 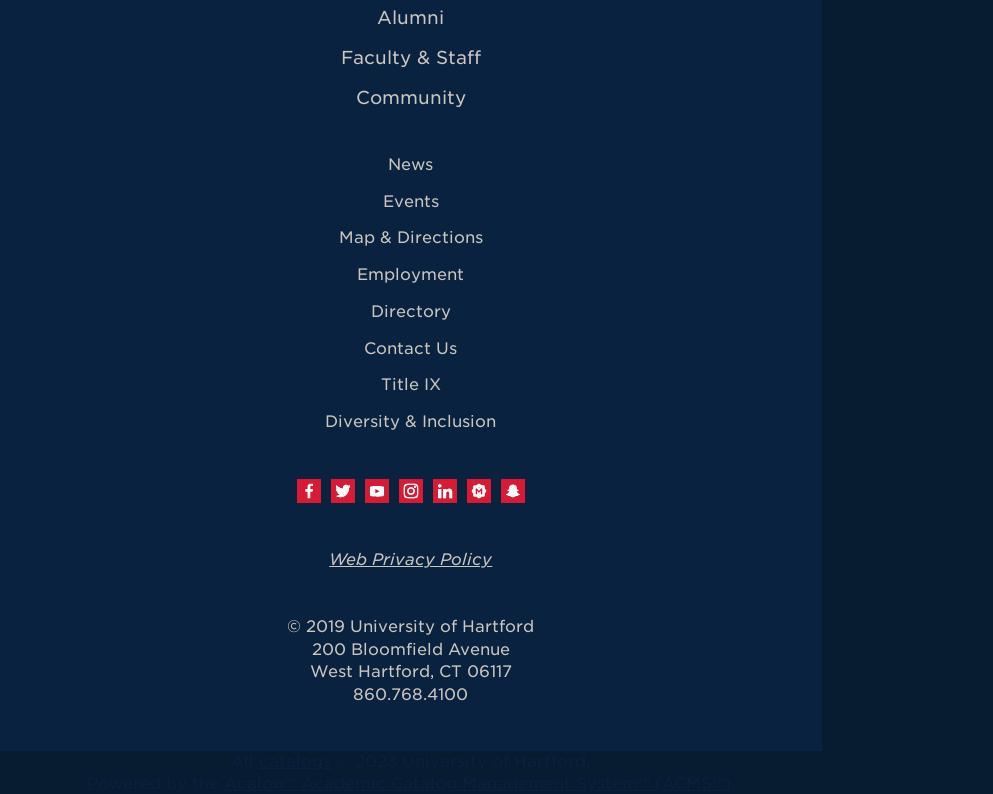 What do you see at coordinates (409, 346) in the screenshot?
I see `'Contact Us'` at bounding box center [409, 346].